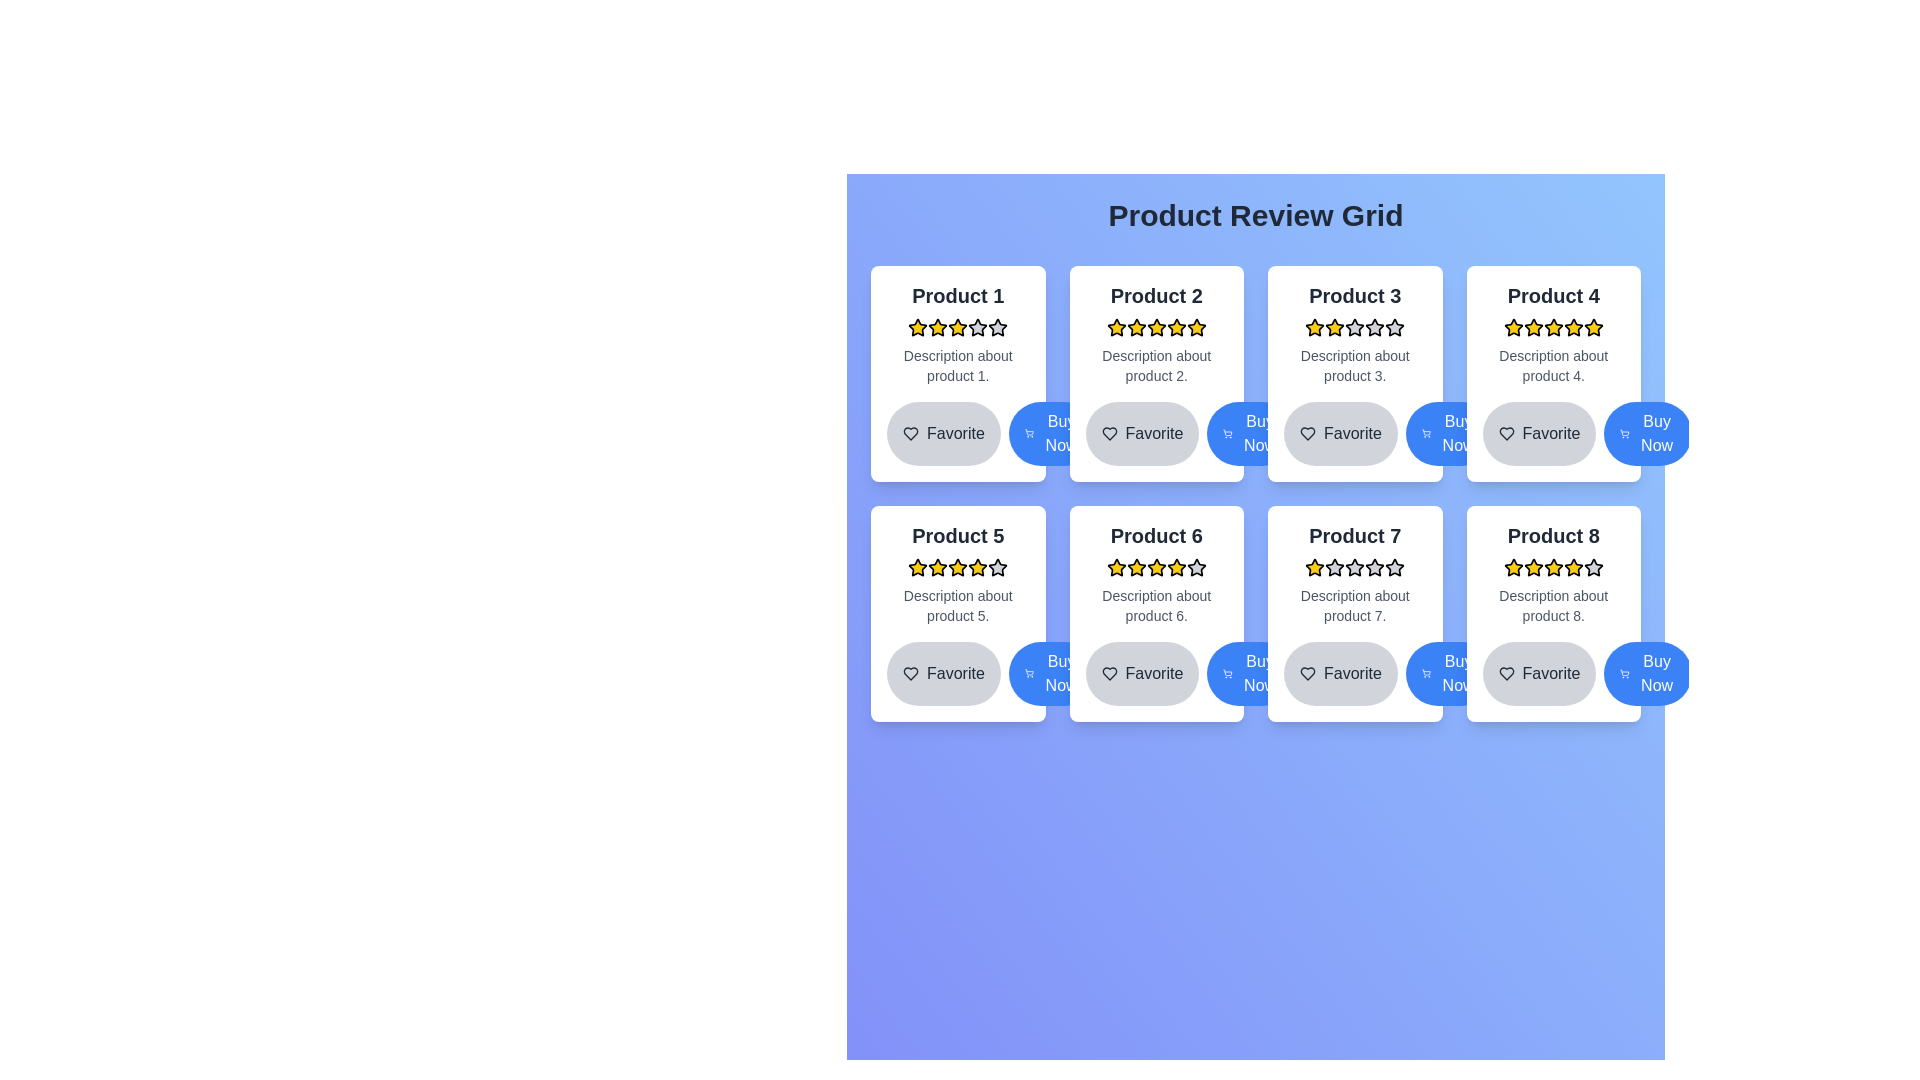 Image resolution: width=1920 pixels, height=1080 pixels. What do you see at coordinates (1648, 674) in the screenshot?
I see `the purchase button located at the bottom right corner of the Product 8 card` at bounding box center [1648, 674].